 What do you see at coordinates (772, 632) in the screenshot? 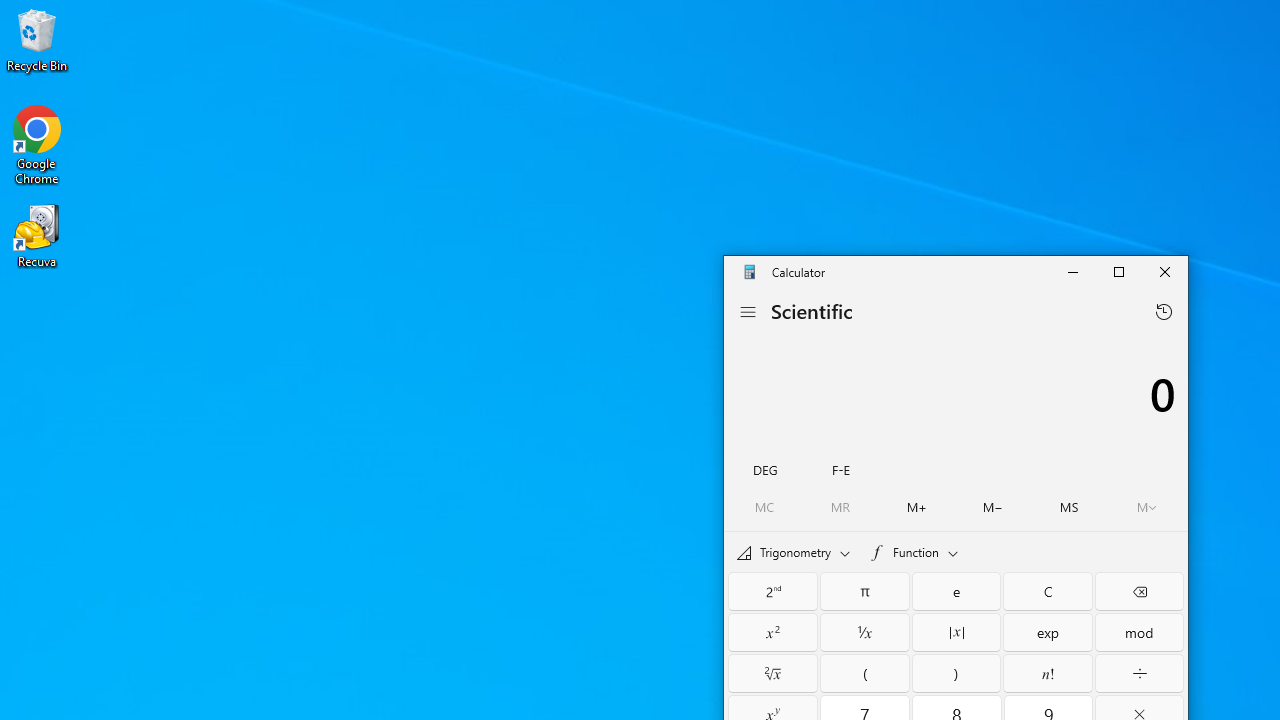
I see `'Square'` at bounding box center [772, 632].